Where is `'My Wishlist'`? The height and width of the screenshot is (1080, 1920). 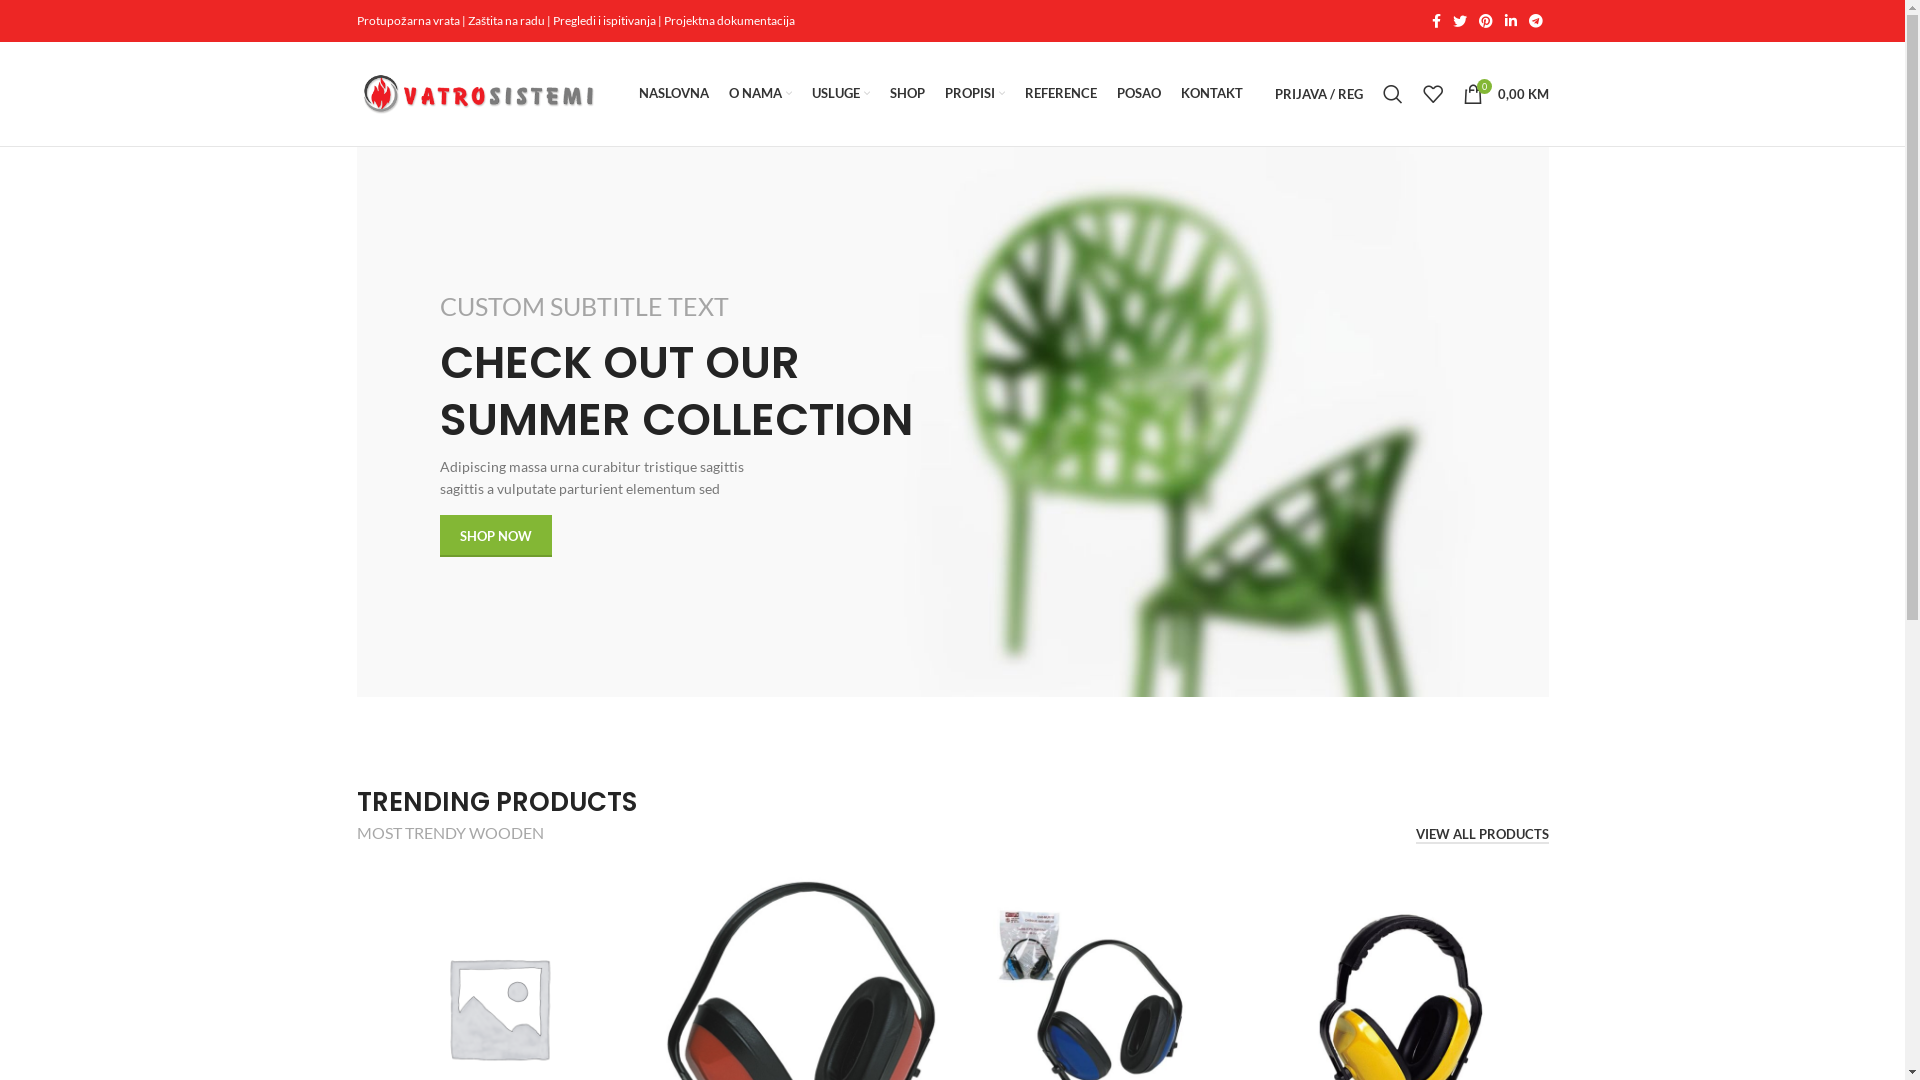 'My Wishlist' is located at coordinates (1410, 93).